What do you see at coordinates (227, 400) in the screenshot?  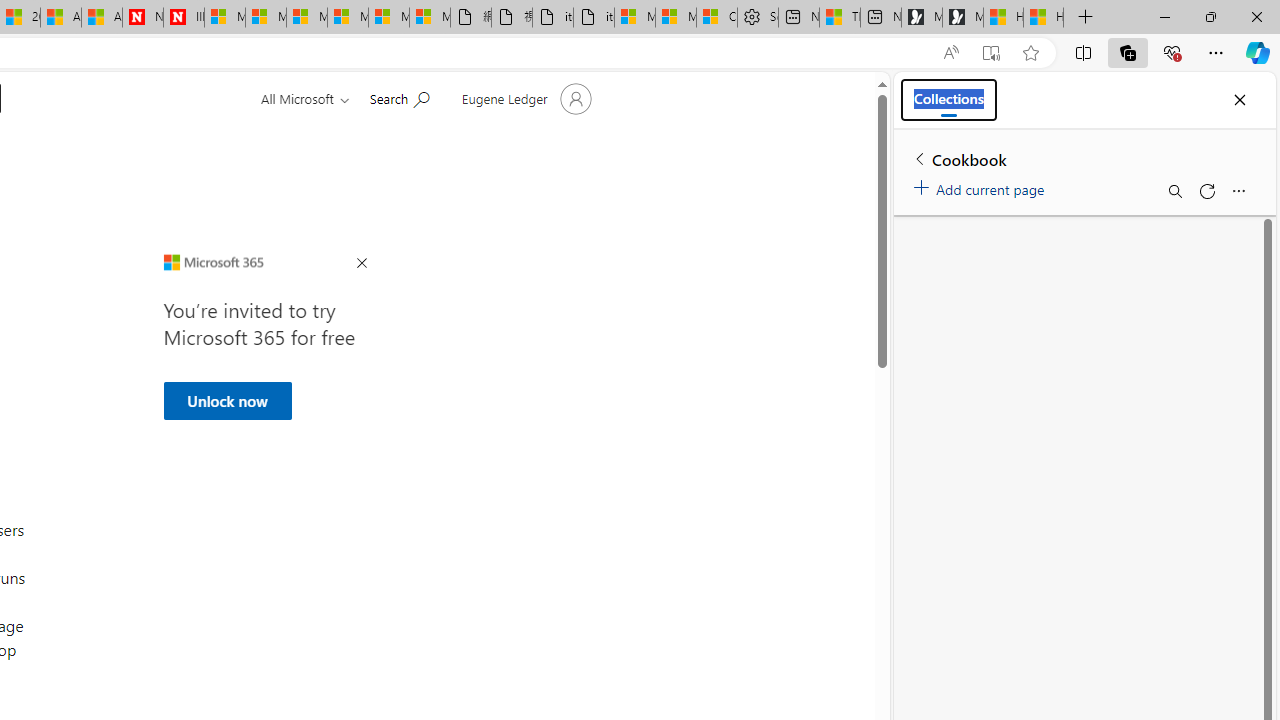 I see `'Unlock now'` at bounding box center [227, 400].